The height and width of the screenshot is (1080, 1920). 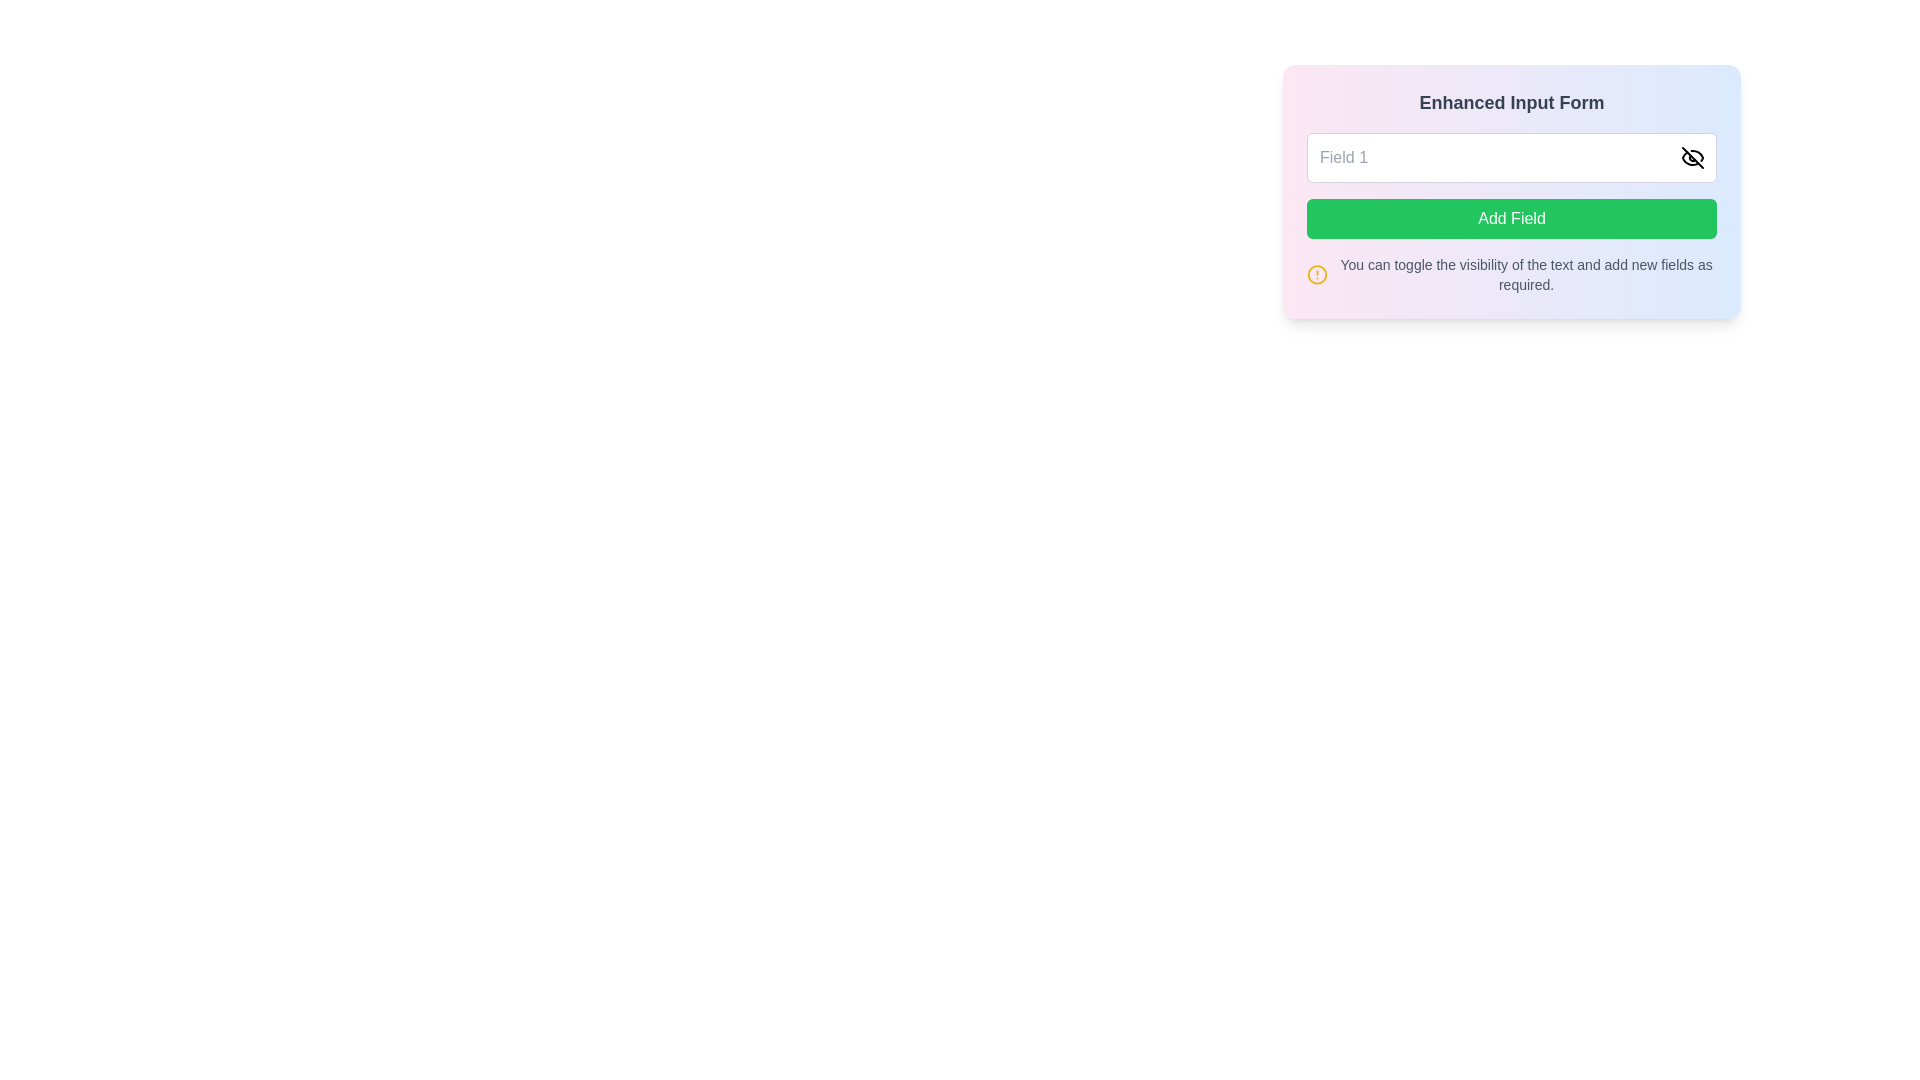 I want to click on the informational icon located at the bottom of the 'Enhanced Input Form' card, which provides guidance on how to interact with the form elements, so click(x=1512, y=274).